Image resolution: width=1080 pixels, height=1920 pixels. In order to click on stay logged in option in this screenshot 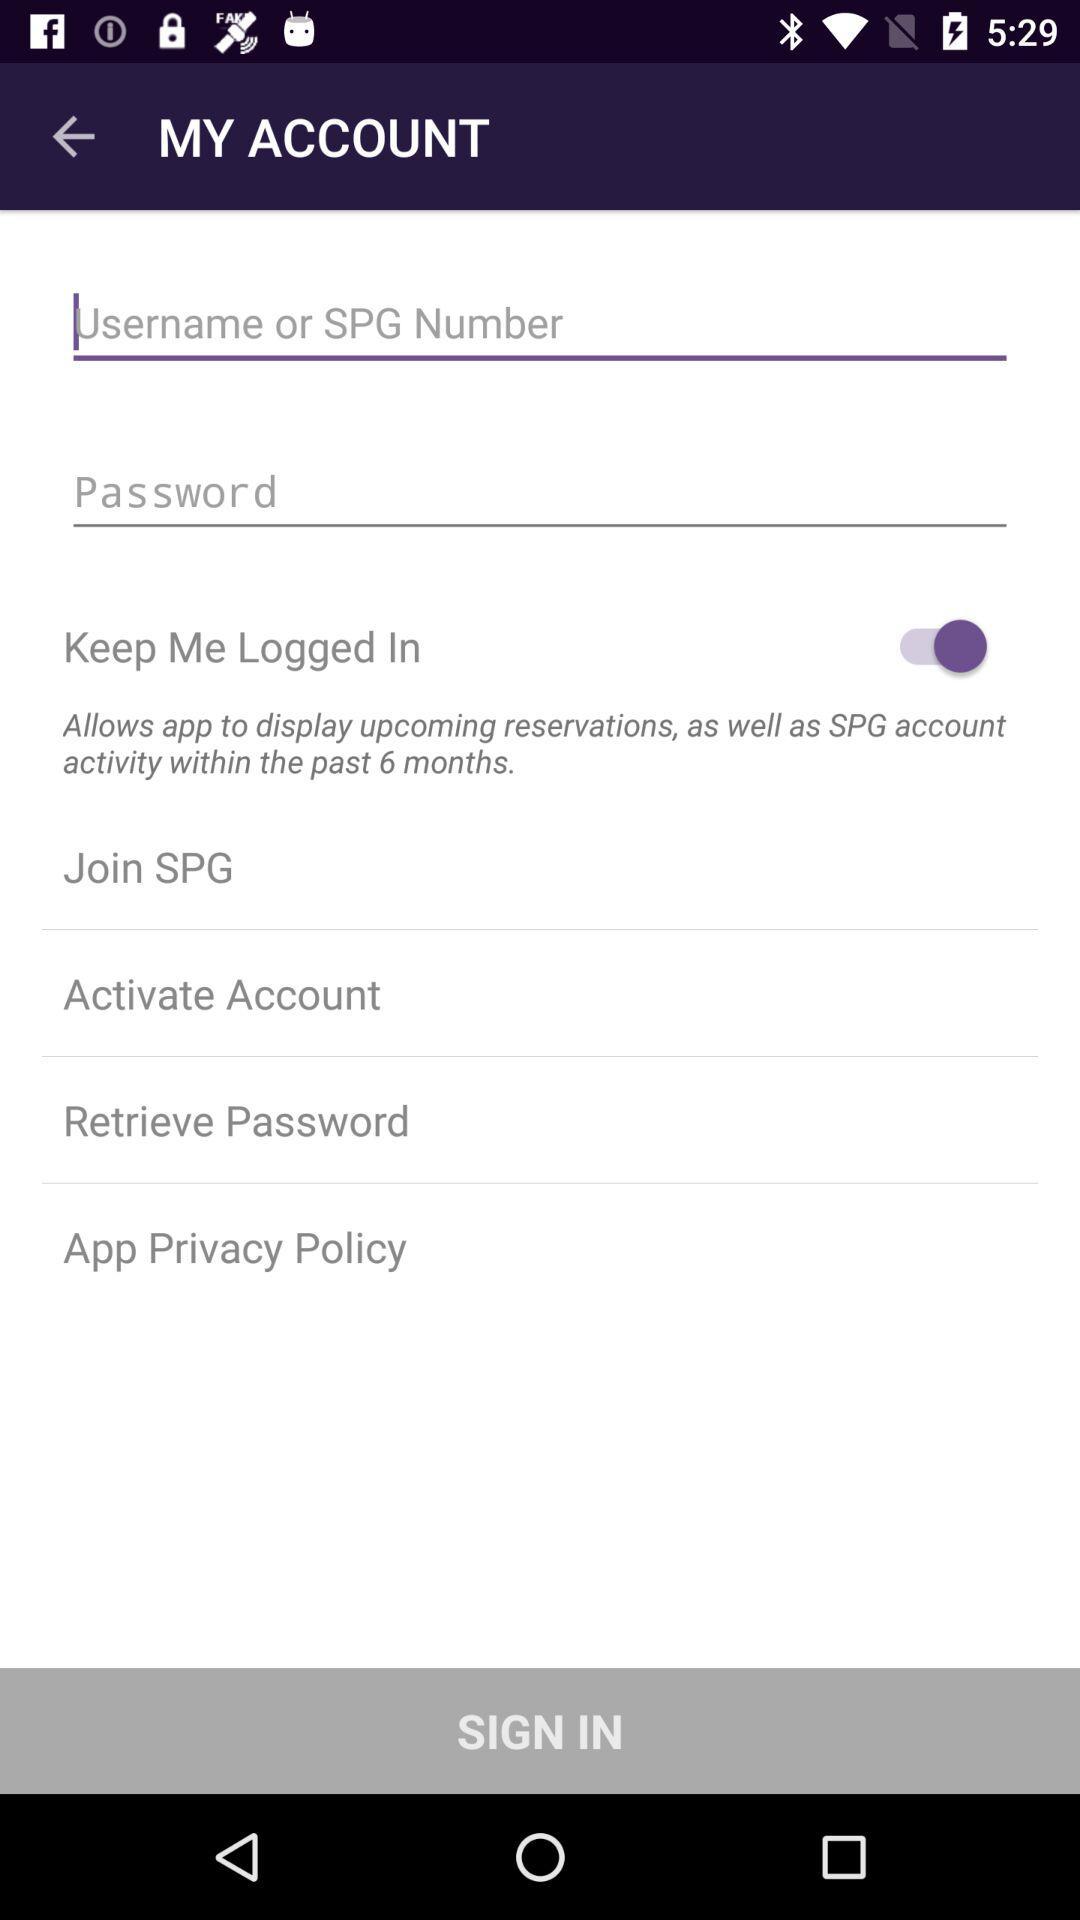, I will do `click(933, 646)`.